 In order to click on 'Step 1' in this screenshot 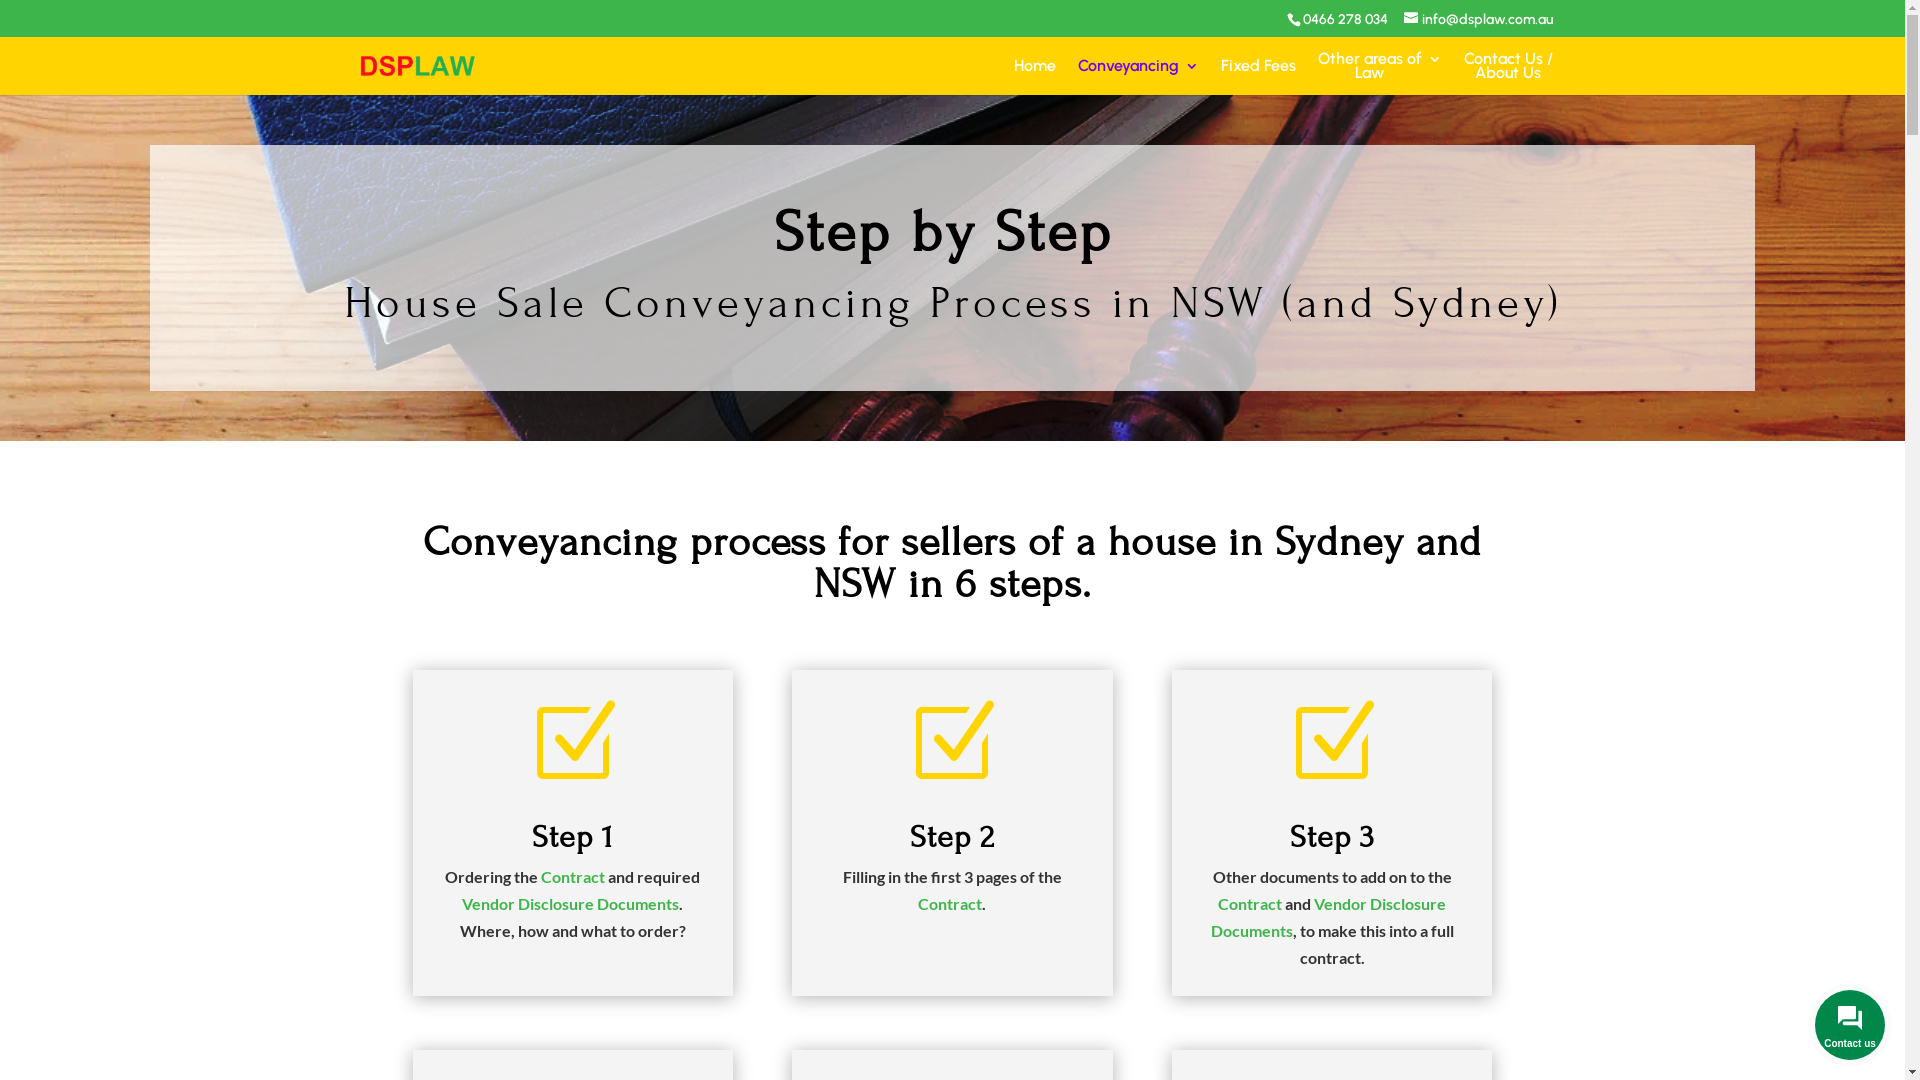, I will do `click(532, 836)`.